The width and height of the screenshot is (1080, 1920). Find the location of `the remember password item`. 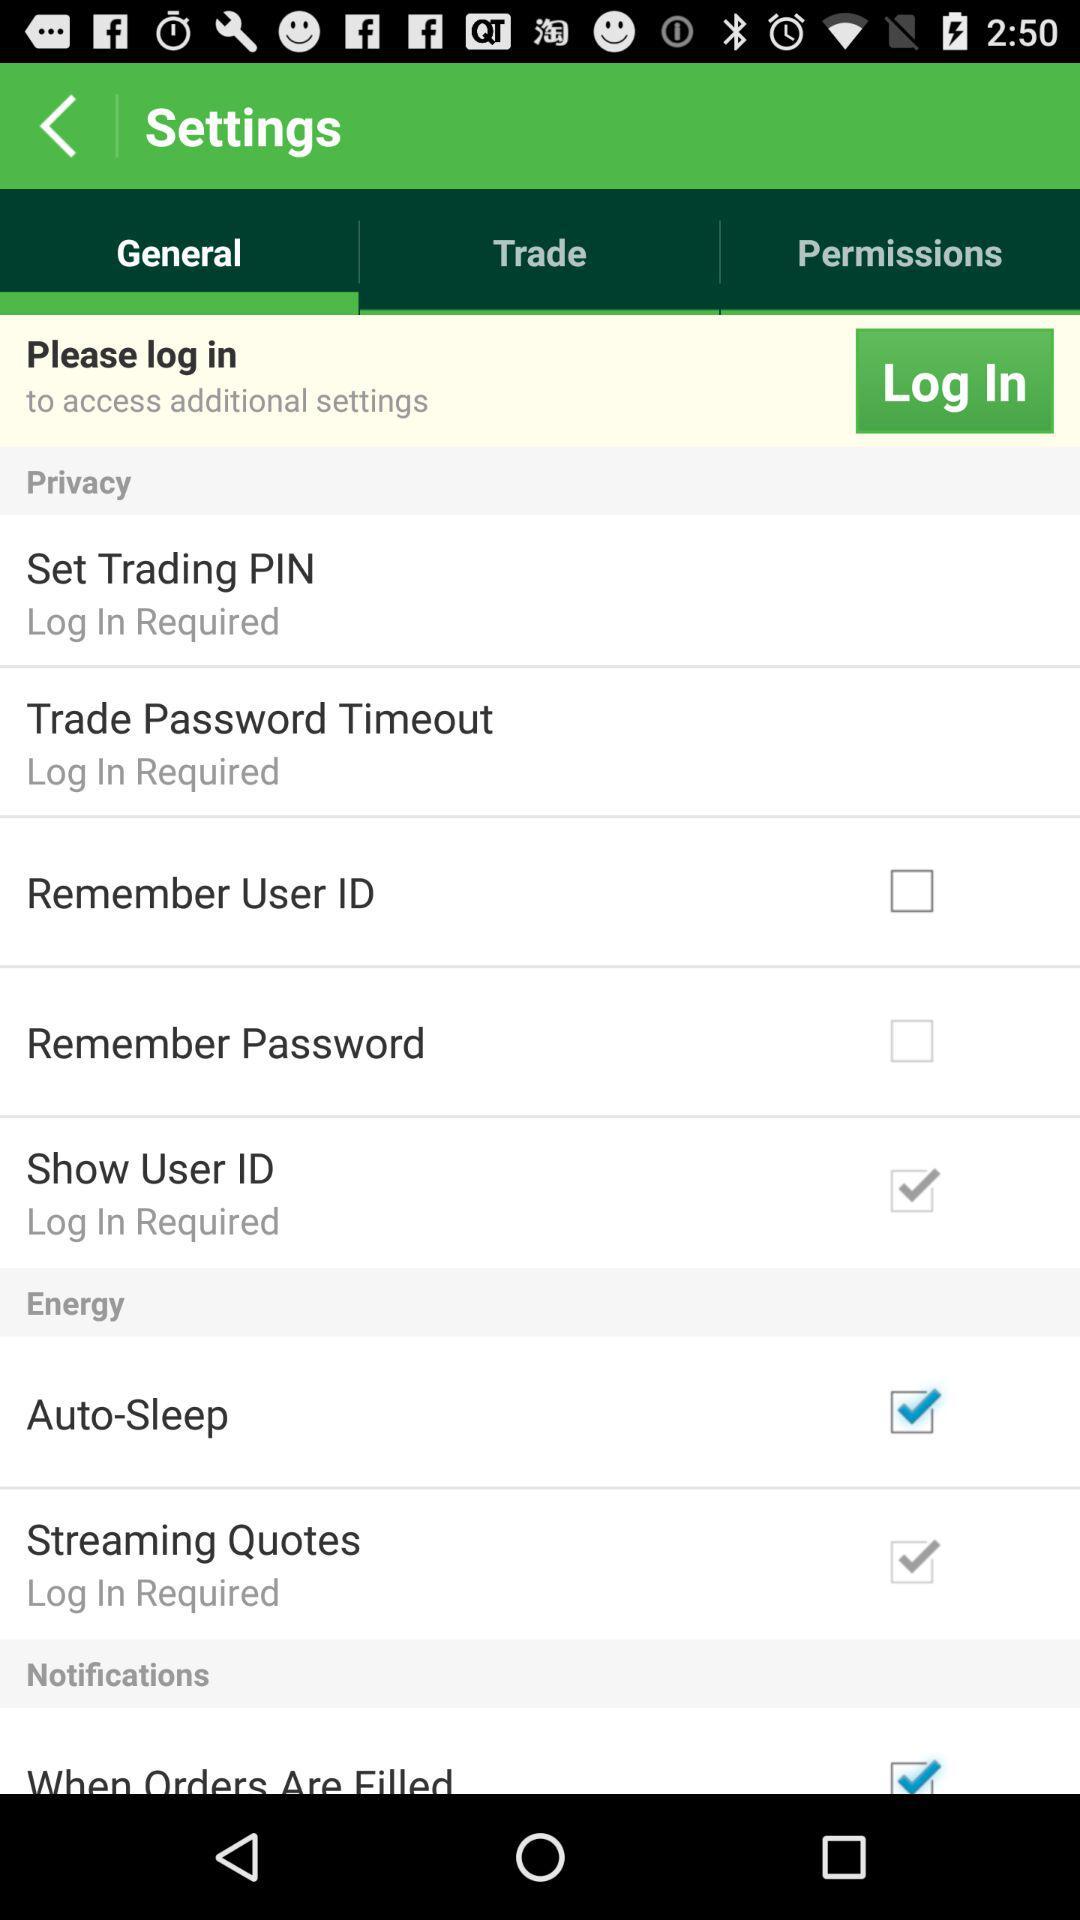

the remember password item is located at coordinates (225, 1040).